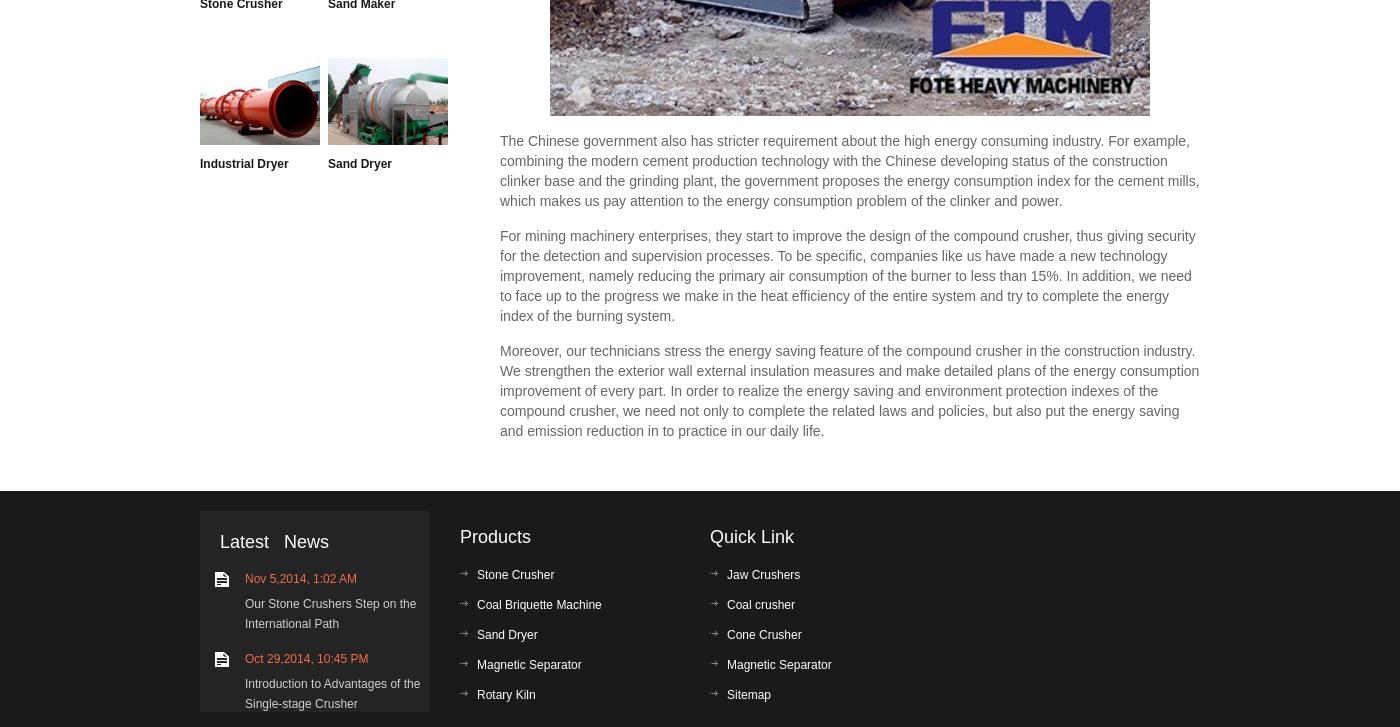  I want to click on 'Quick Link', so click(751, 536).